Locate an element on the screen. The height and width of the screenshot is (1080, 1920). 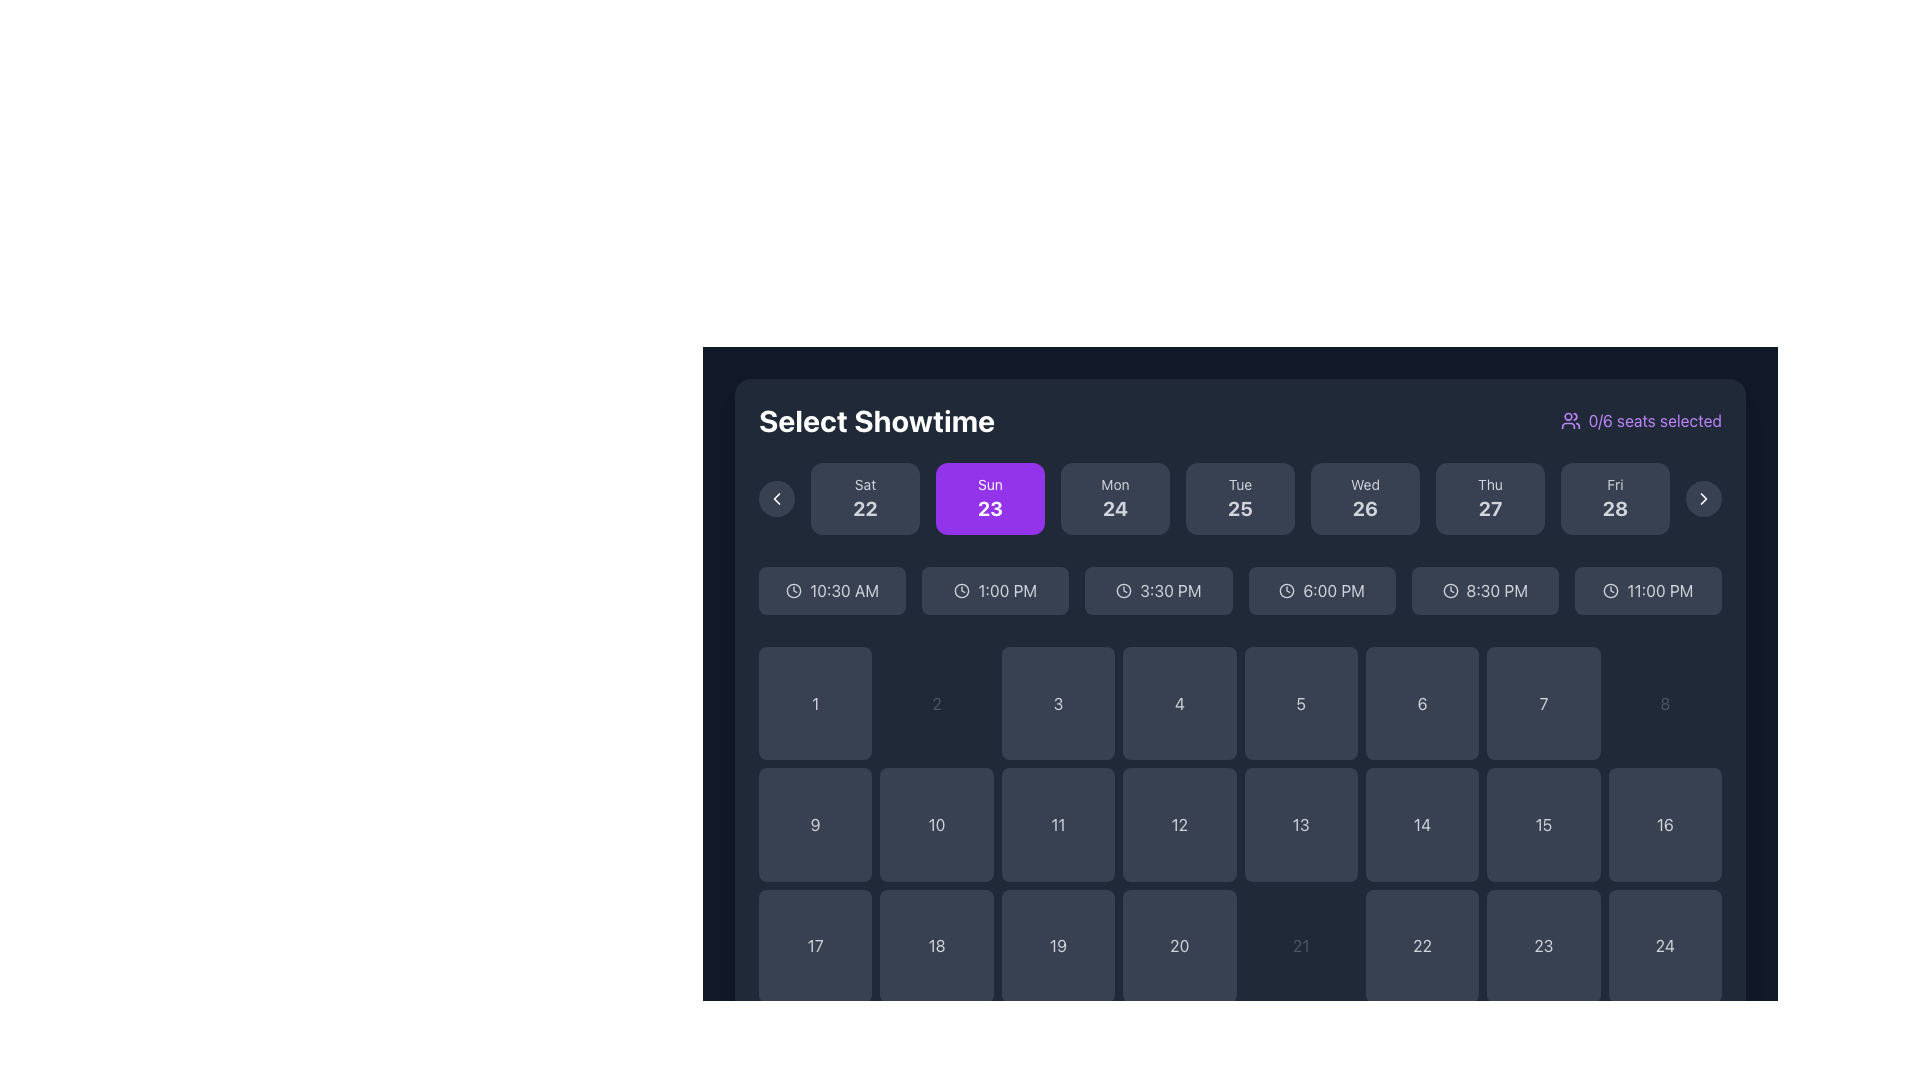
the rectangular button with a dark gray background labeled 'Thu' and '27' is located at coordinates (1490, 497).